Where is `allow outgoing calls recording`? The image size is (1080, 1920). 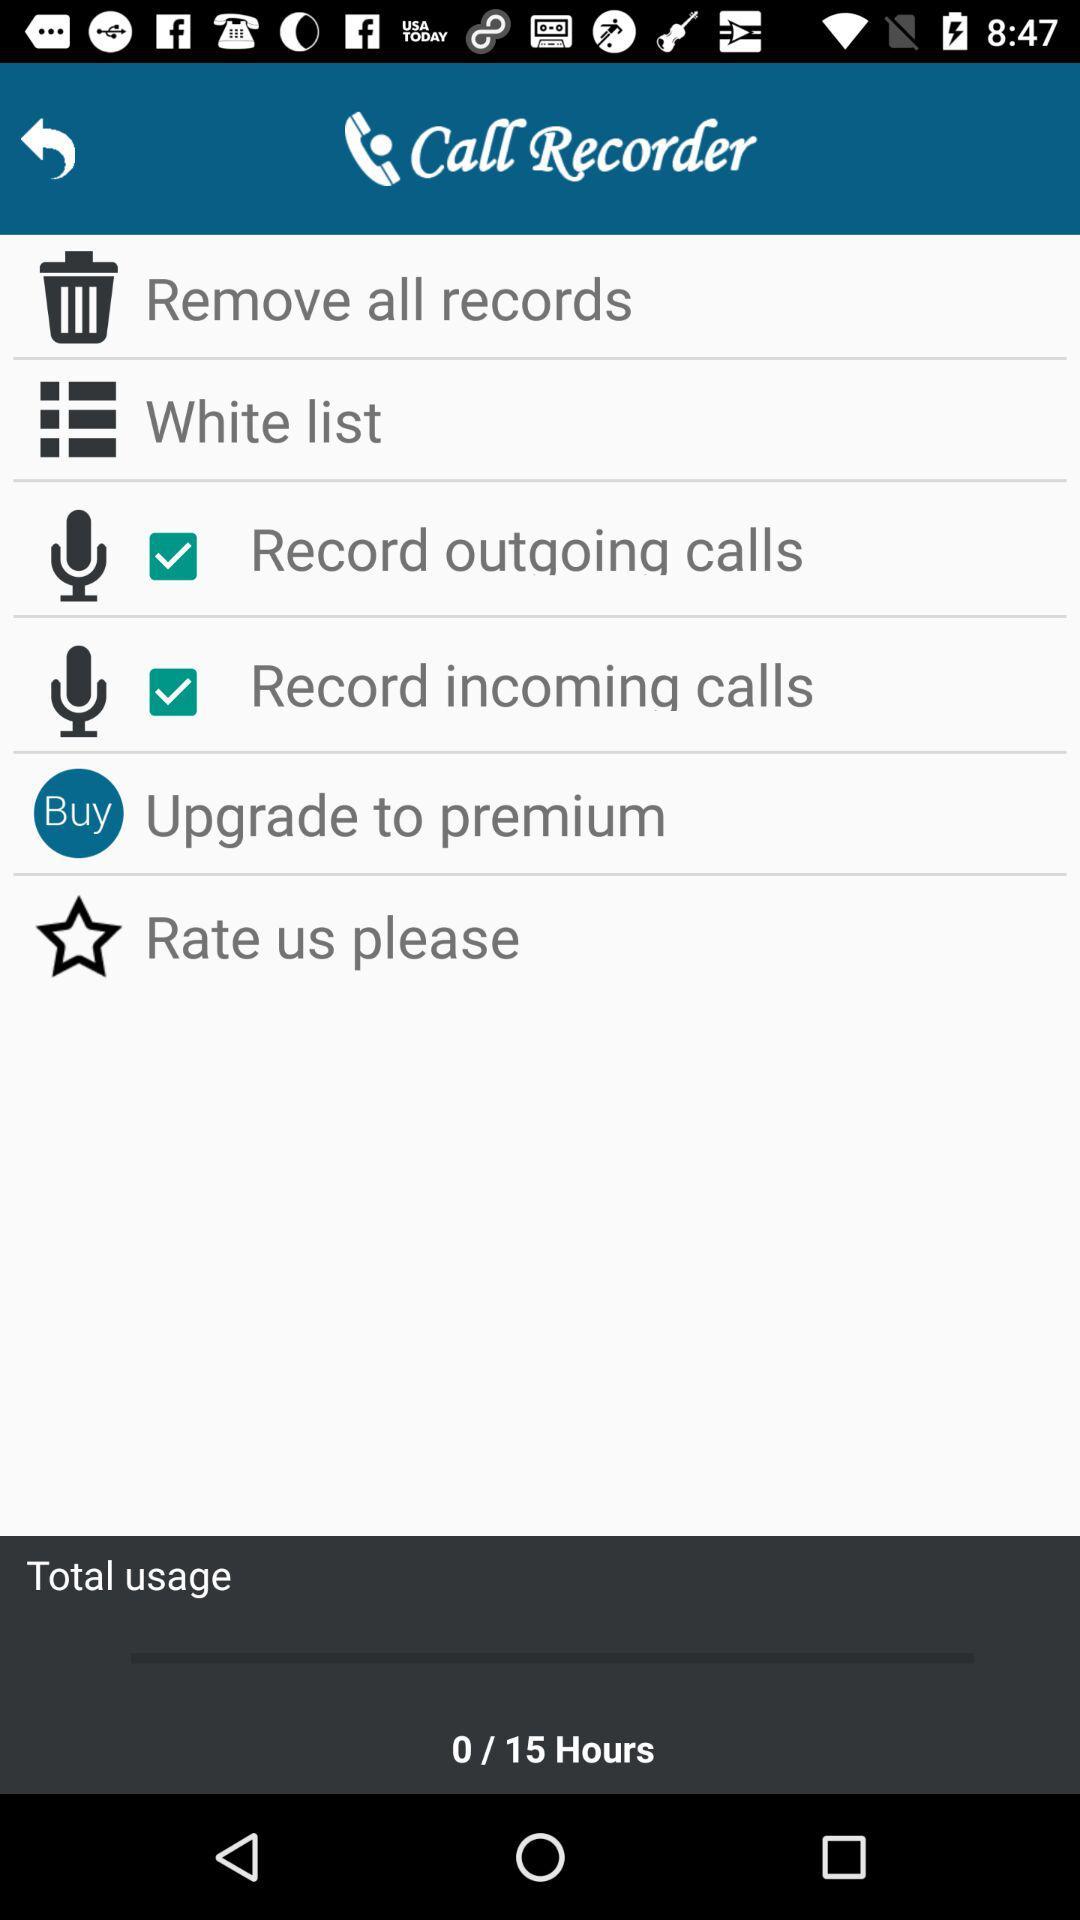
allow outgoing calls recording is located at coordinates (183, 556).